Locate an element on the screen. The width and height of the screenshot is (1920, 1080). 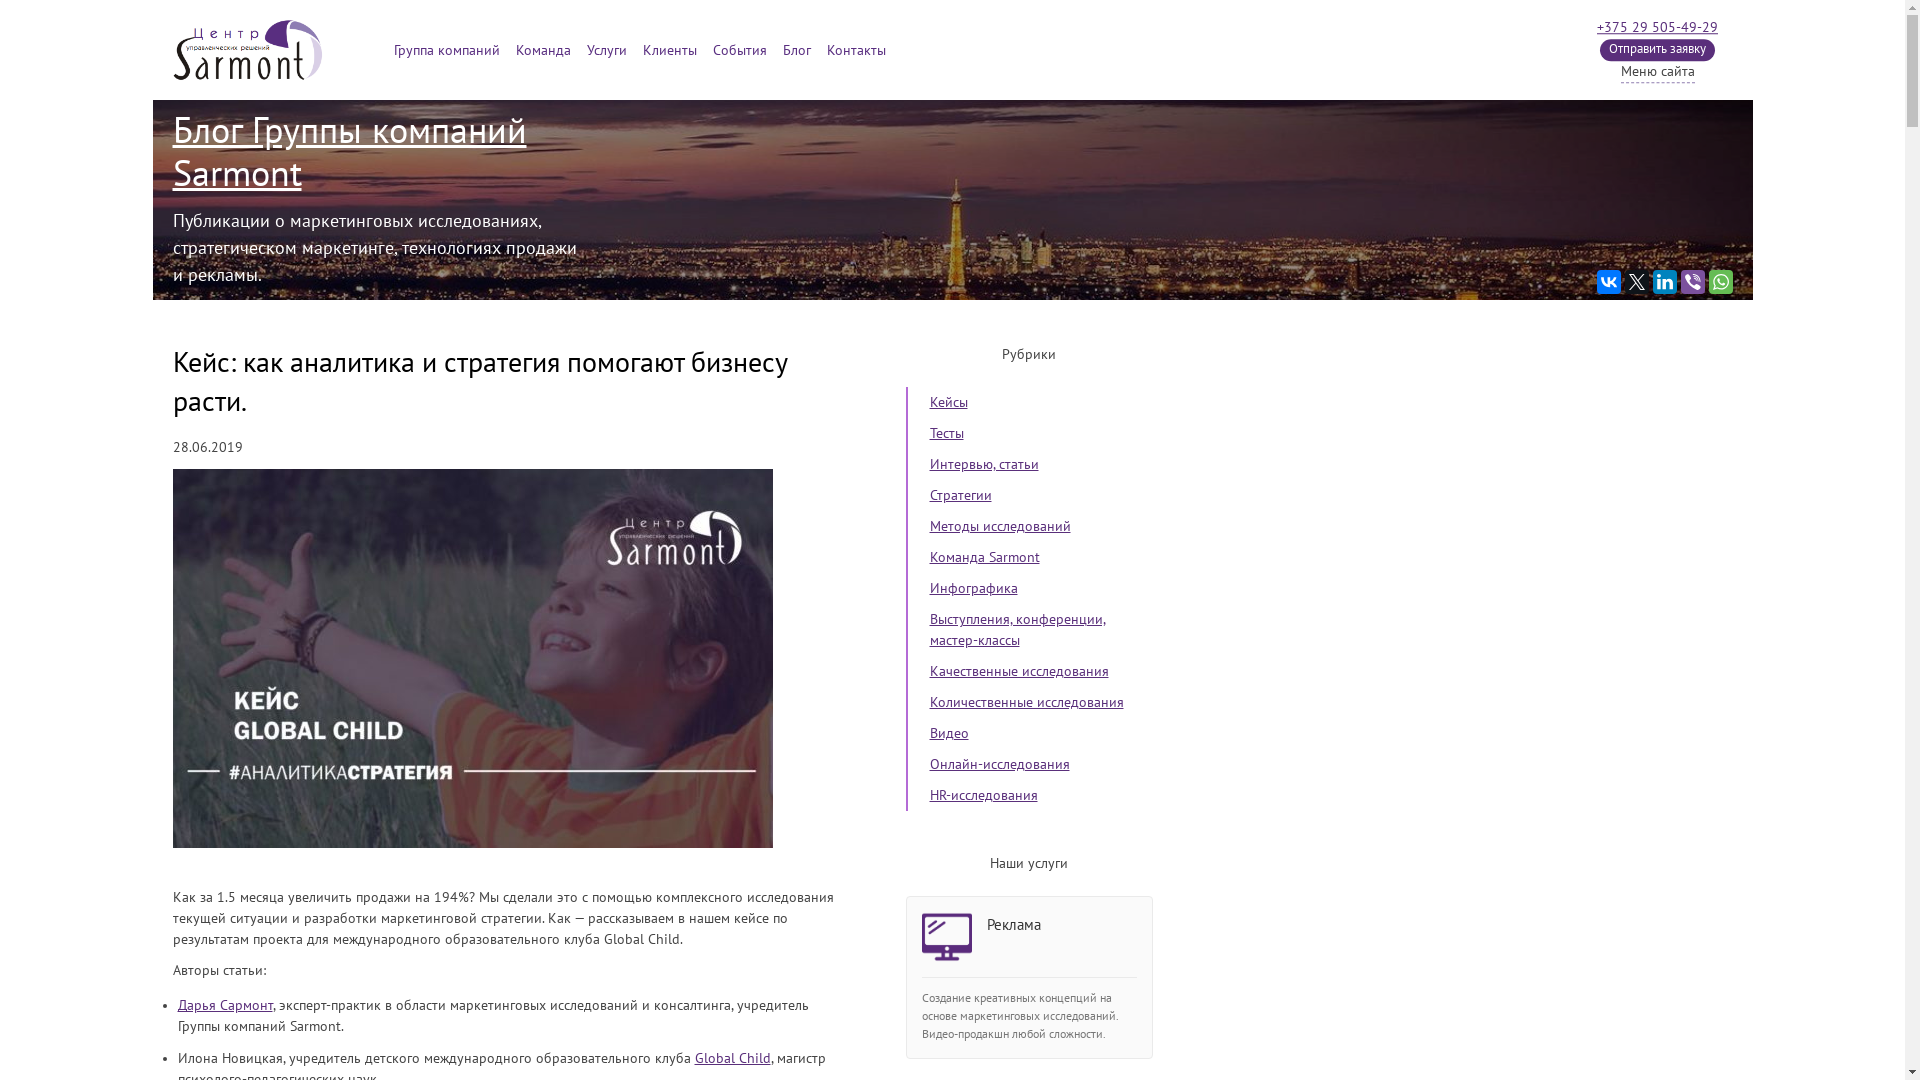
'Global Child' is located at coordinates (730, 1057).